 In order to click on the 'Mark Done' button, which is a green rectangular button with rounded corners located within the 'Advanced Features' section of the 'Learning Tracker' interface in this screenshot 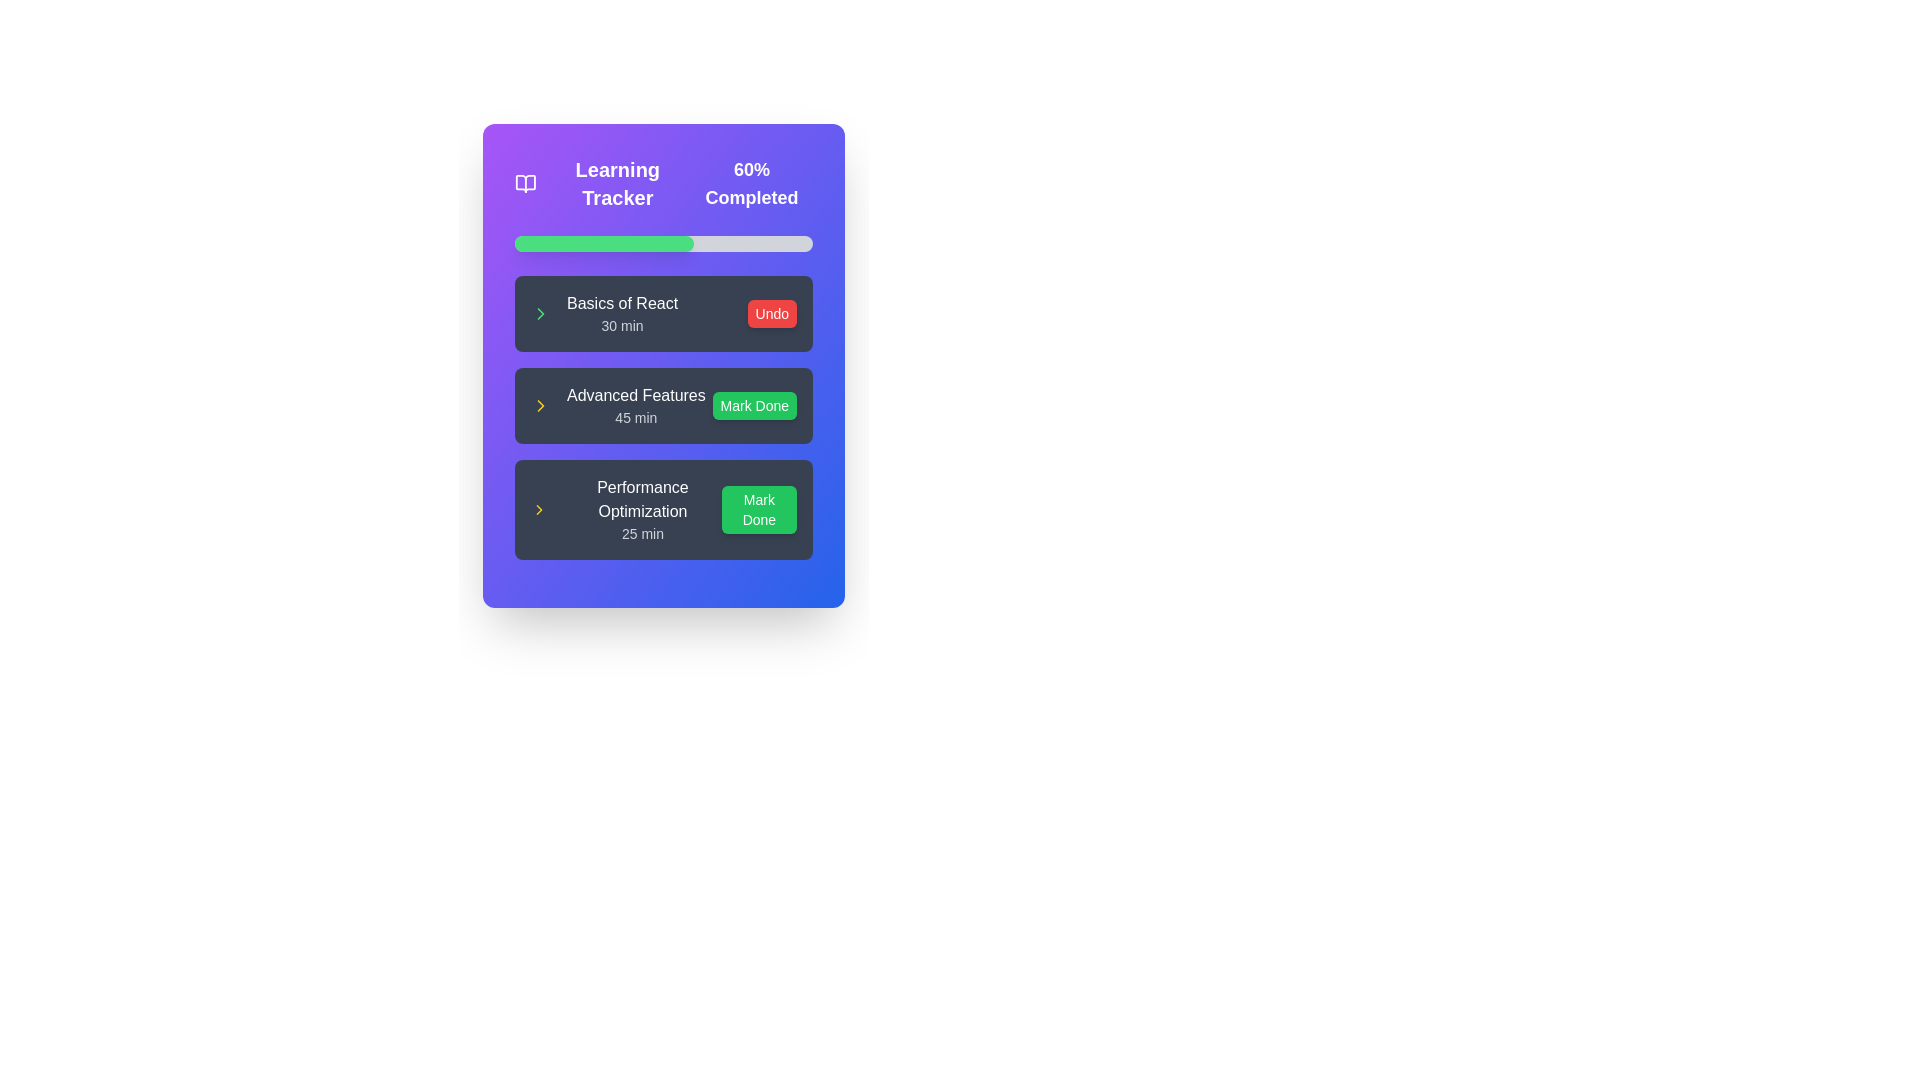, I will do `click(753, 405)`.